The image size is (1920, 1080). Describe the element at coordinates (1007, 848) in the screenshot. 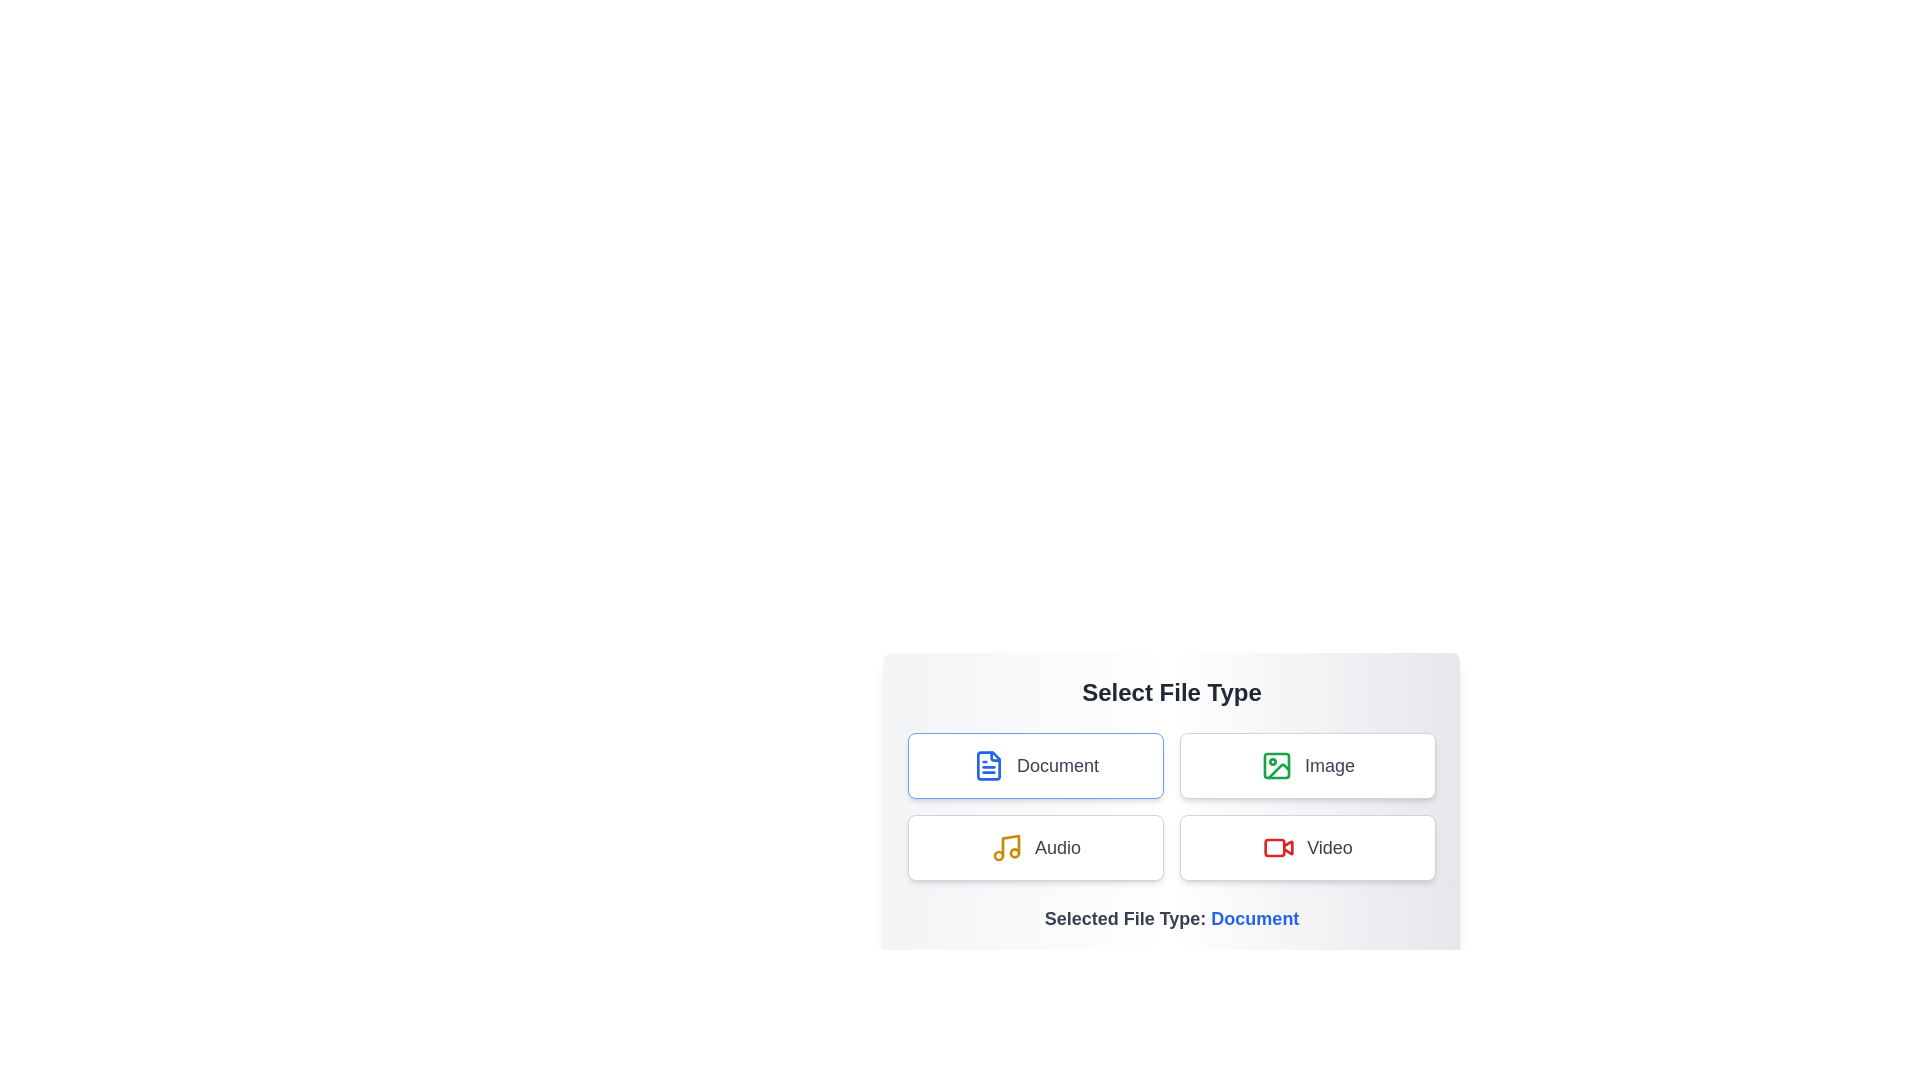

I see `the yellow-colored music note icon located in the 'Audio' option box, which is positioned prominently in the lower left part of the 2x2 grid of file type options` at that location.